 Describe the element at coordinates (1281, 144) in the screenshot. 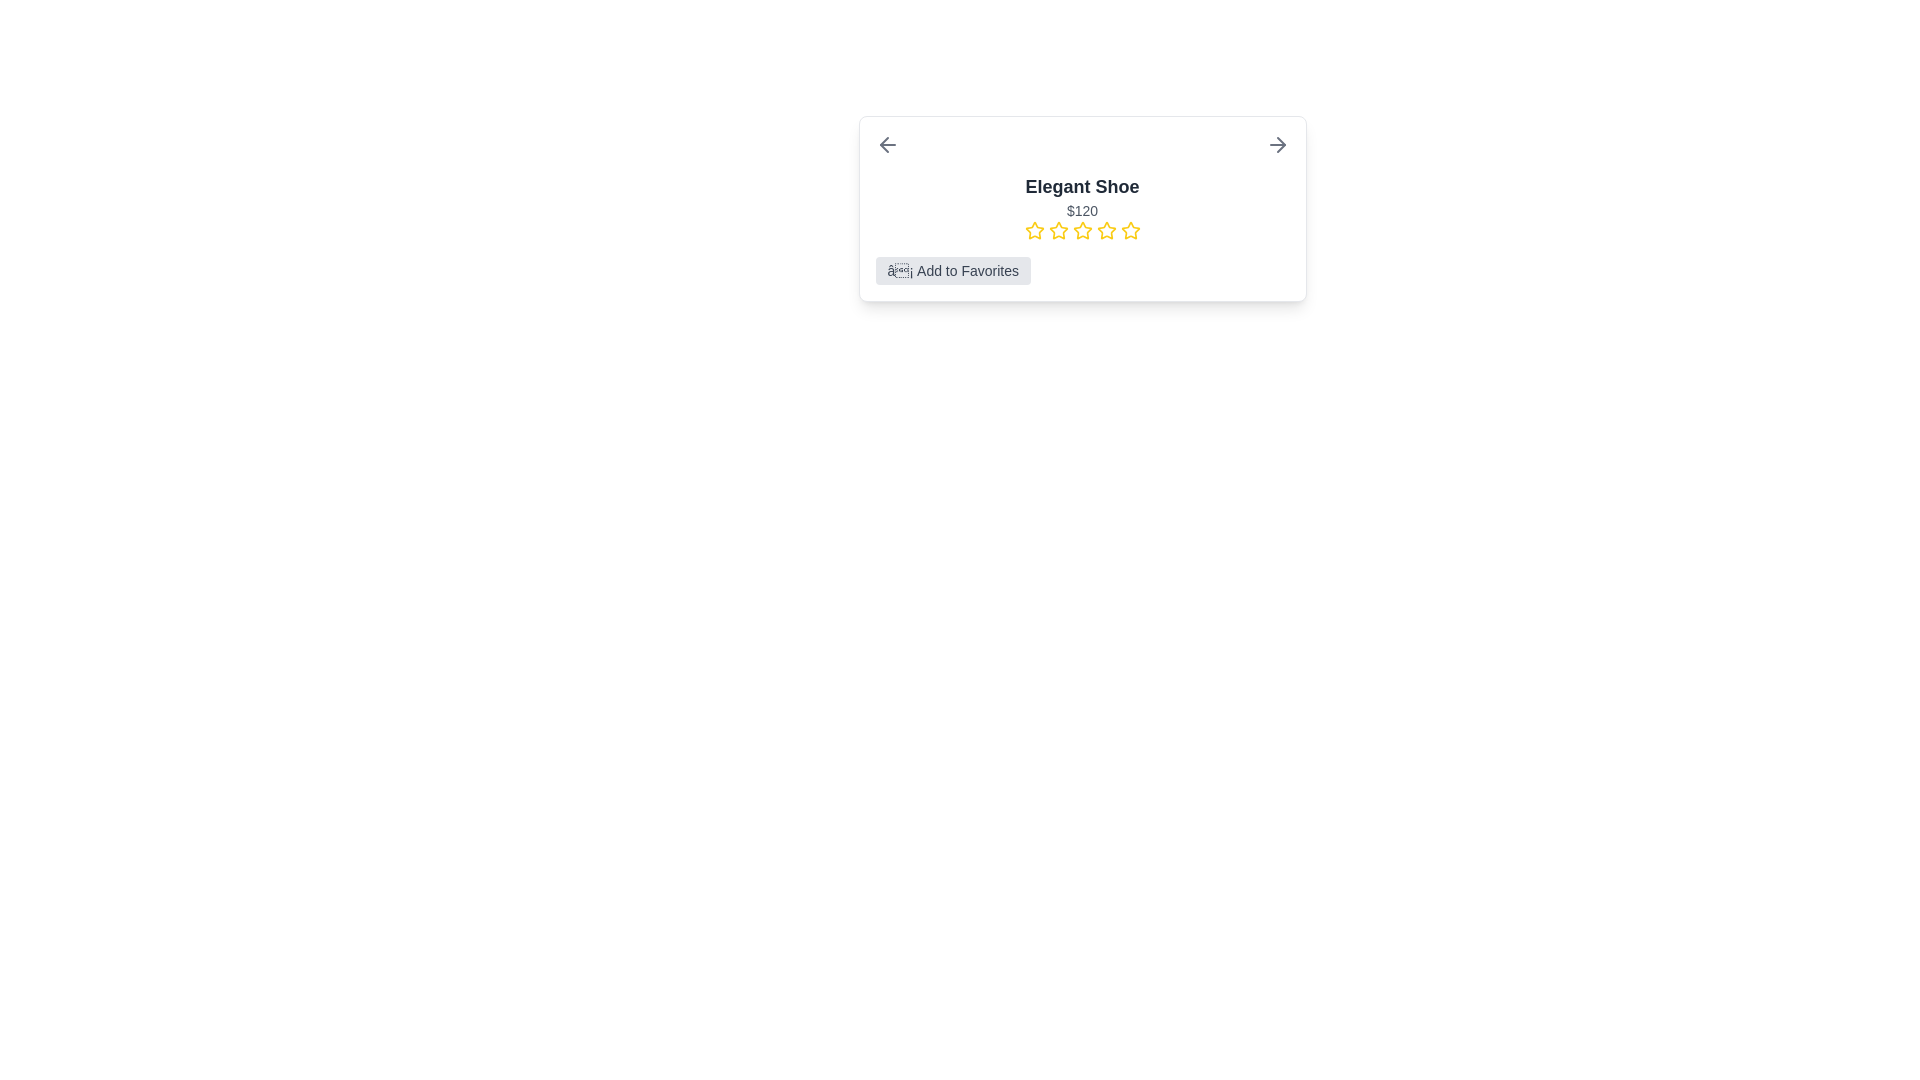

I see `the head of the rightwards pointing arrow icon located in the top-right corner of the card-like component` at that location.